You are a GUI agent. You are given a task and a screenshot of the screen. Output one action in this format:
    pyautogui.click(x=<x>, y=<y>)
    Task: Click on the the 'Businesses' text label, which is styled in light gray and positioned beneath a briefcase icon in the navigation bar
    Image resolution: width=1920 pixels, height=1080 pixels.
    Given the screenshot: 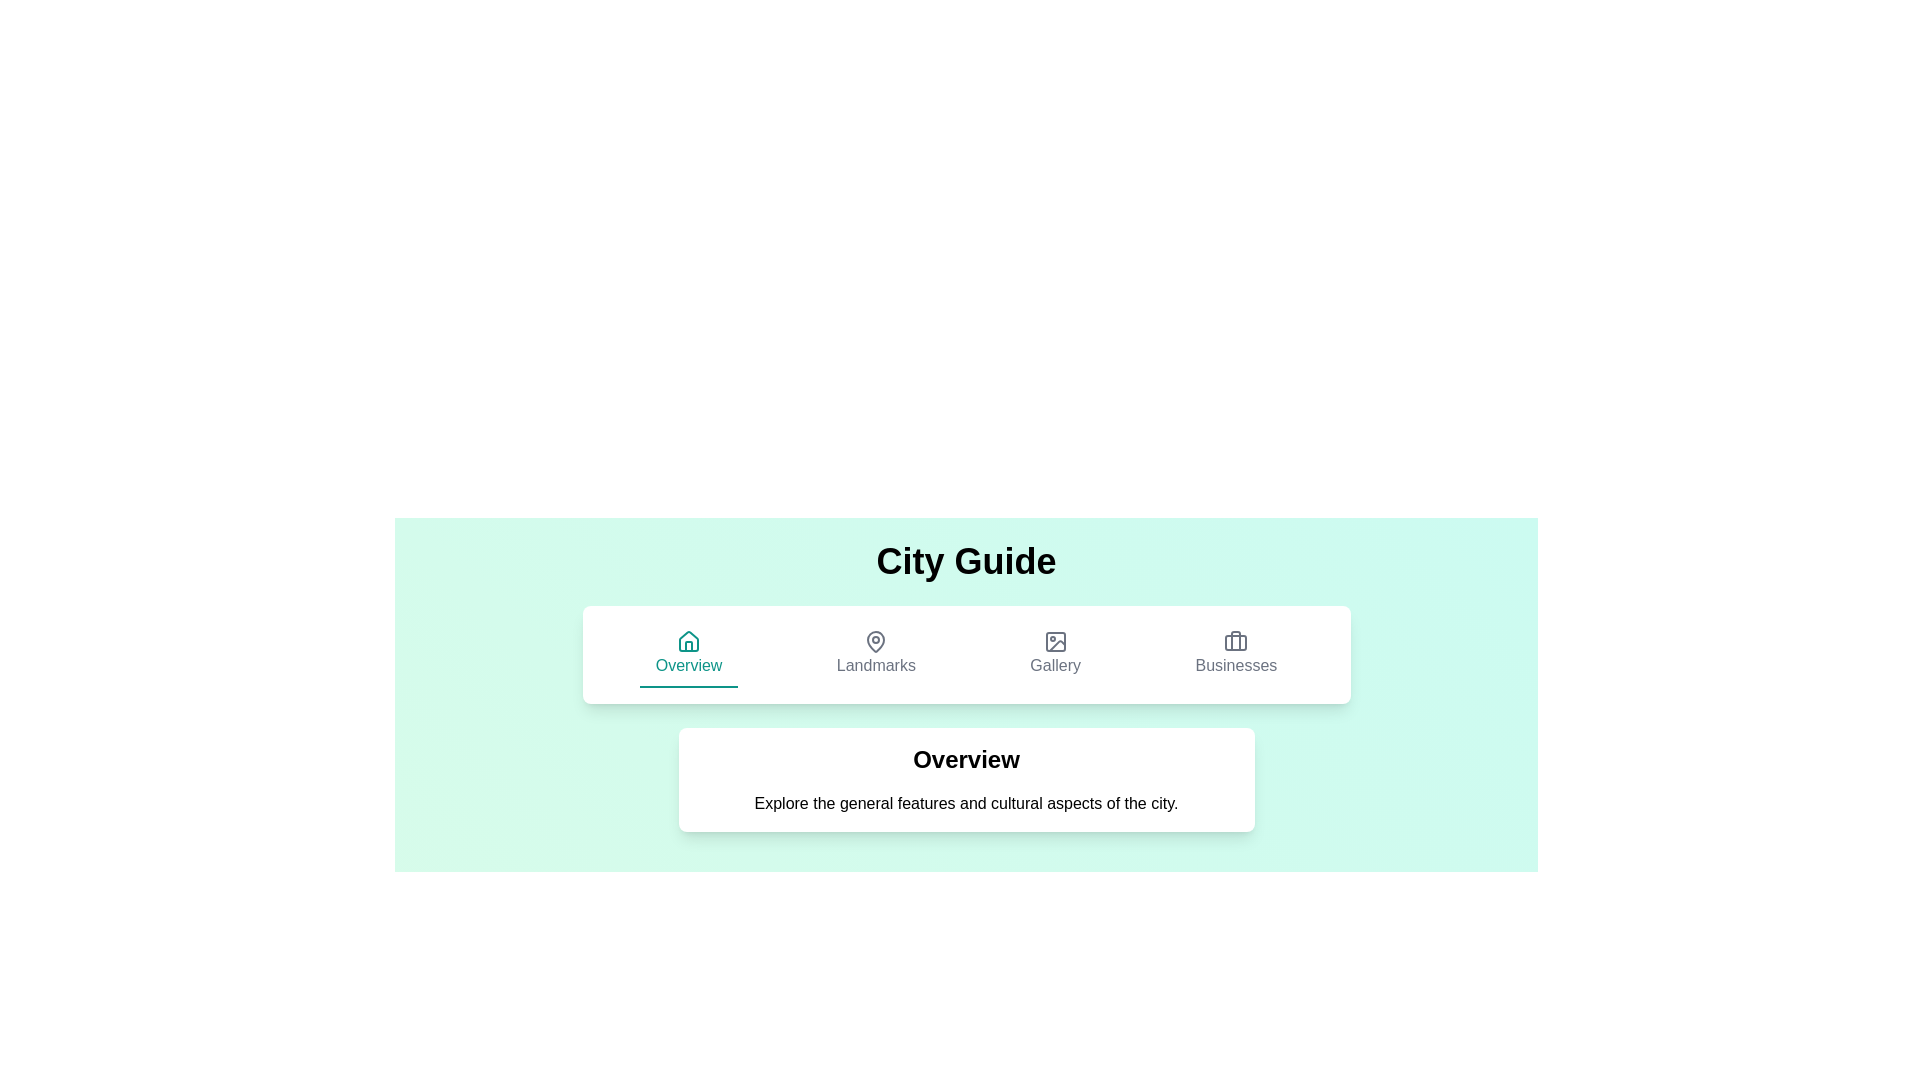 What is the action you would take?
    pyautogui.click(x=1235, y=666)
    